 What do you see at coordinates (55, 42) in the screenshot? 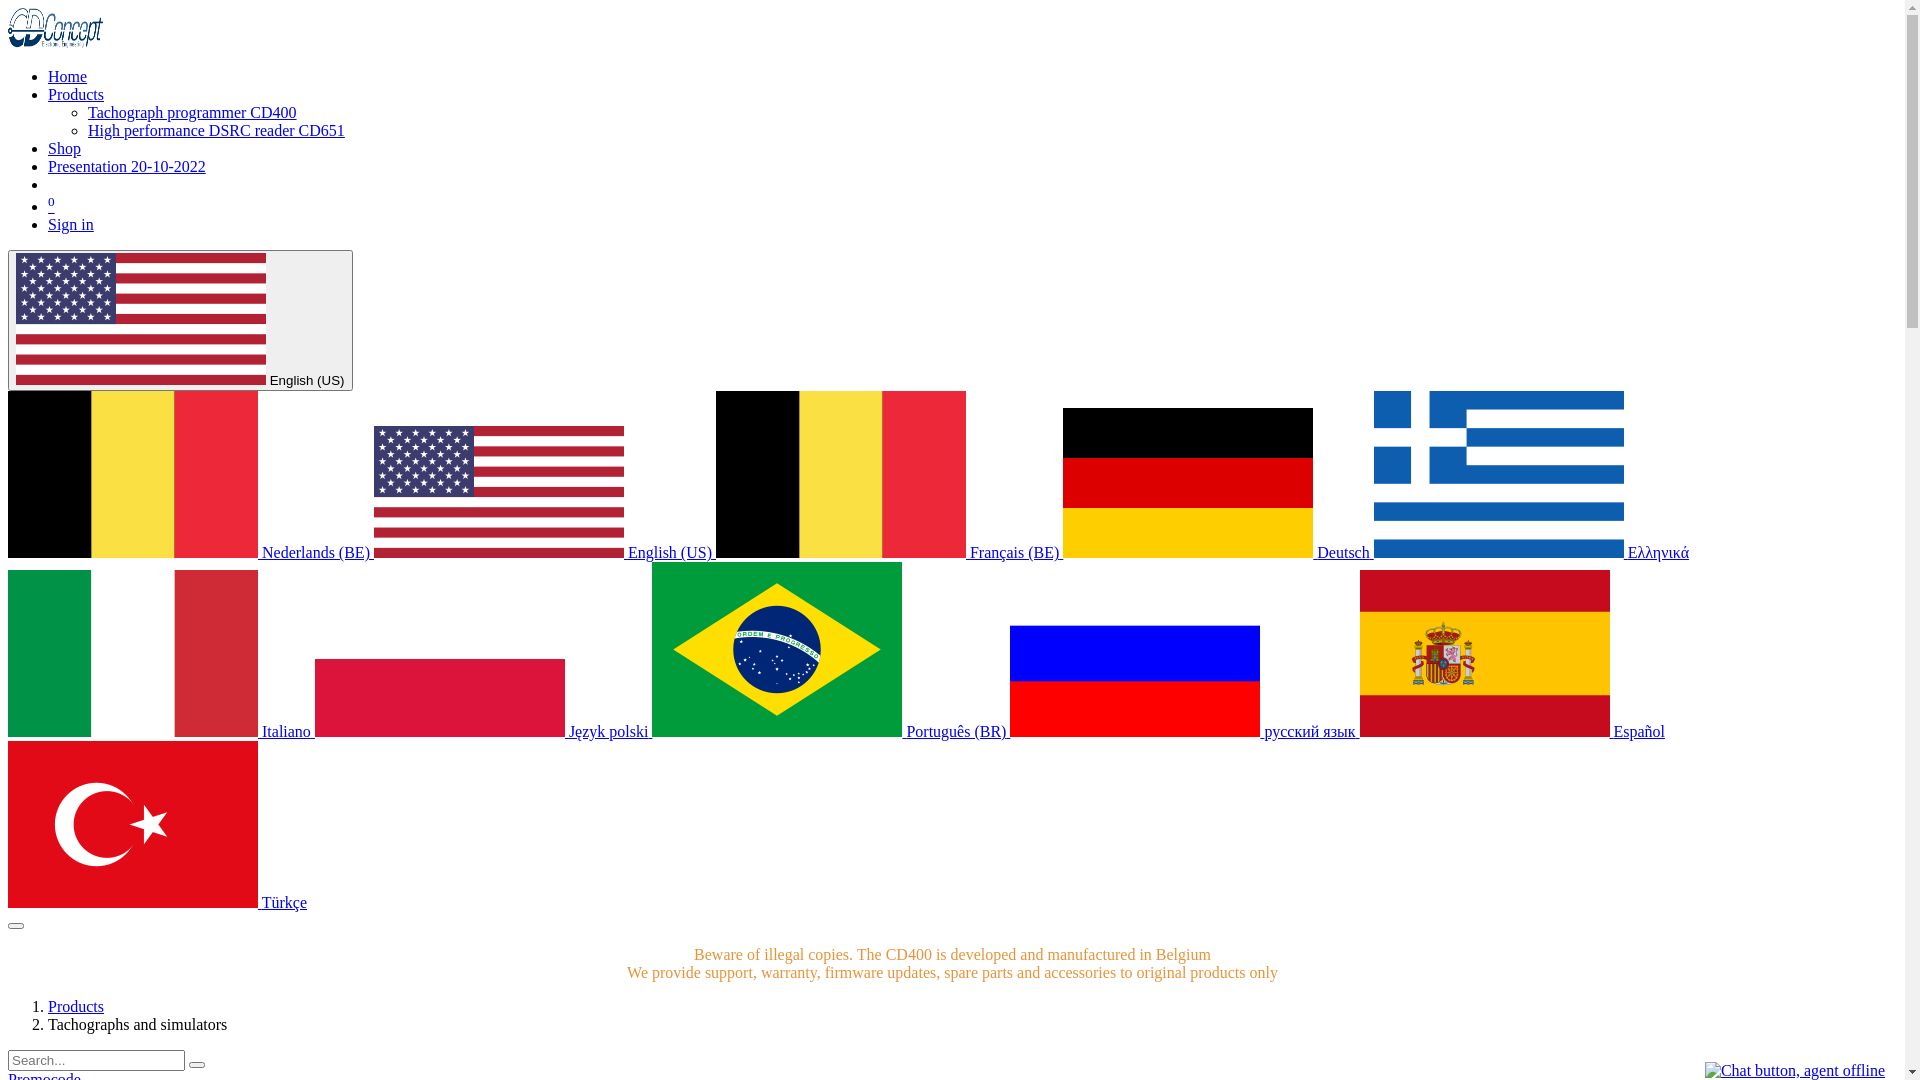
I see `'www.cdconcept.be'` at bounding box center [55, 42].